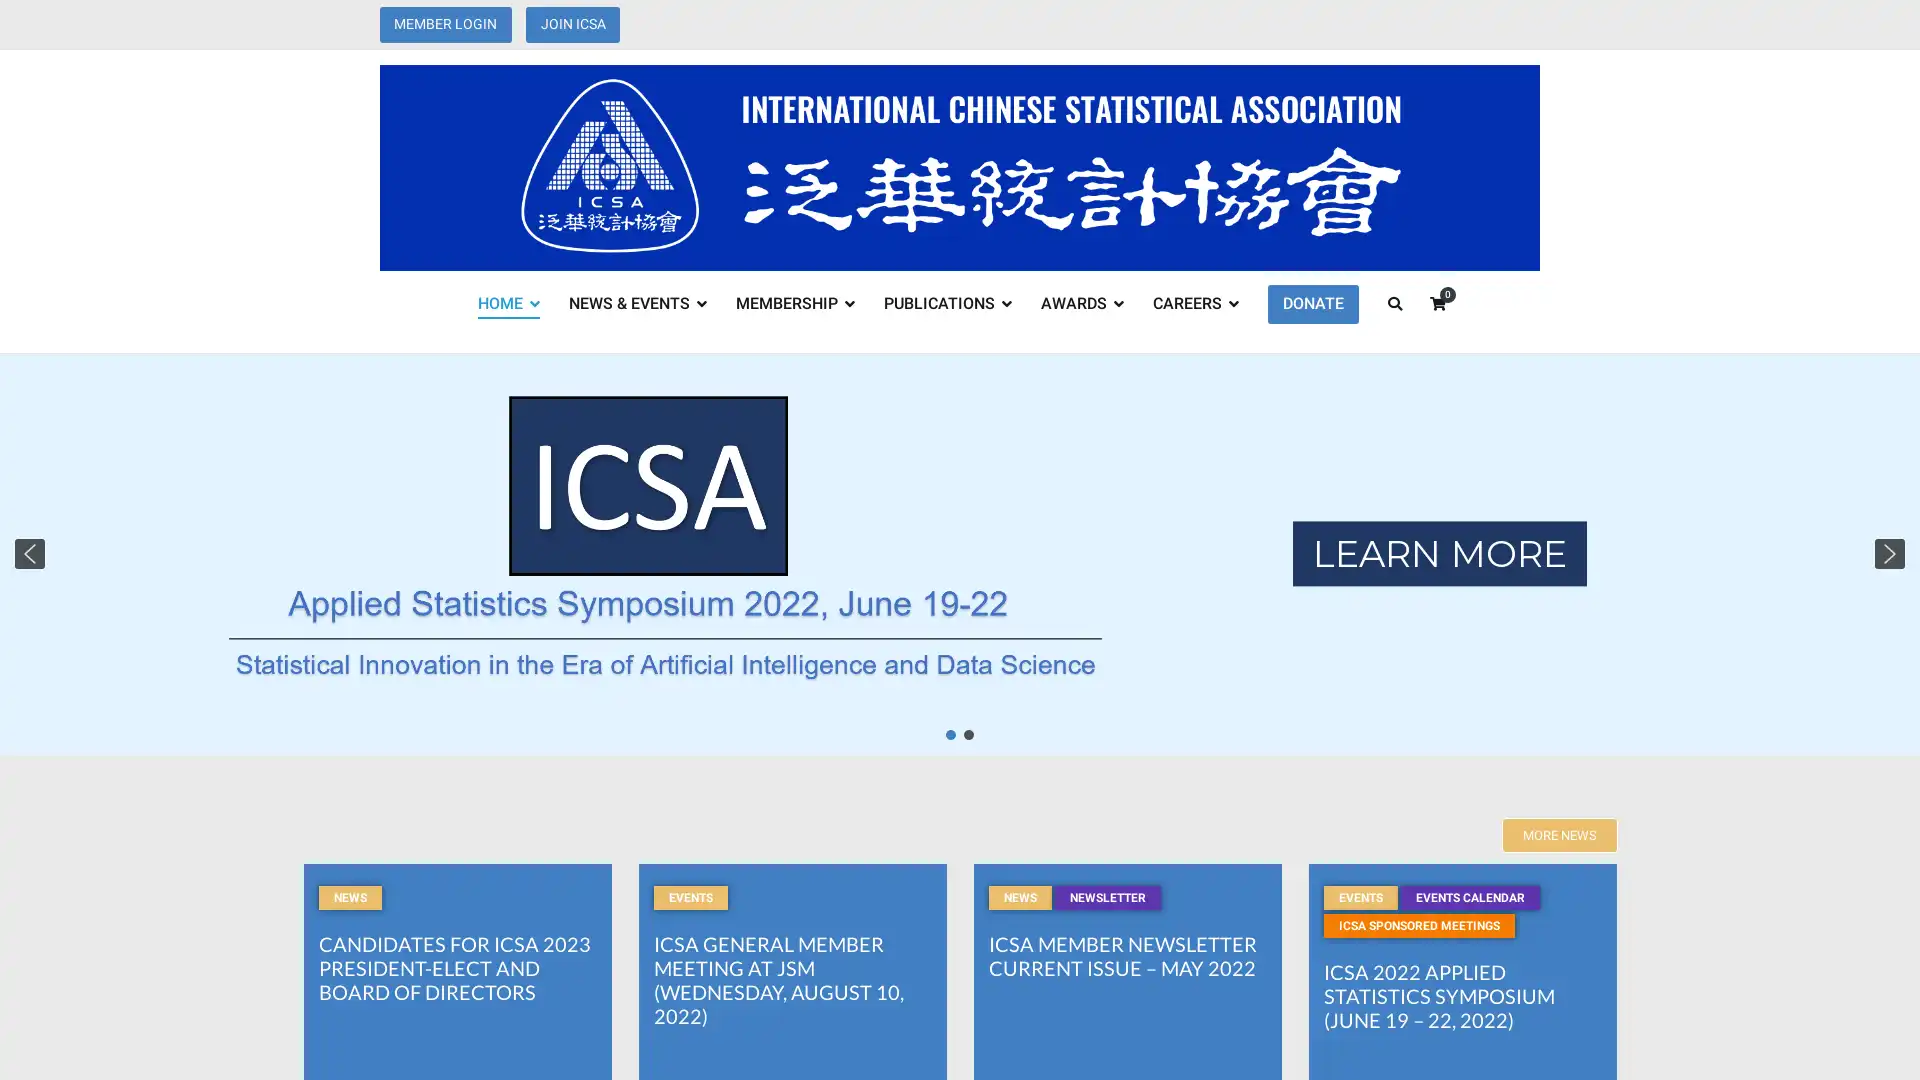 This screenshot has height=1080, width=1920. I want to click on Slide 1, so click(969, 733).